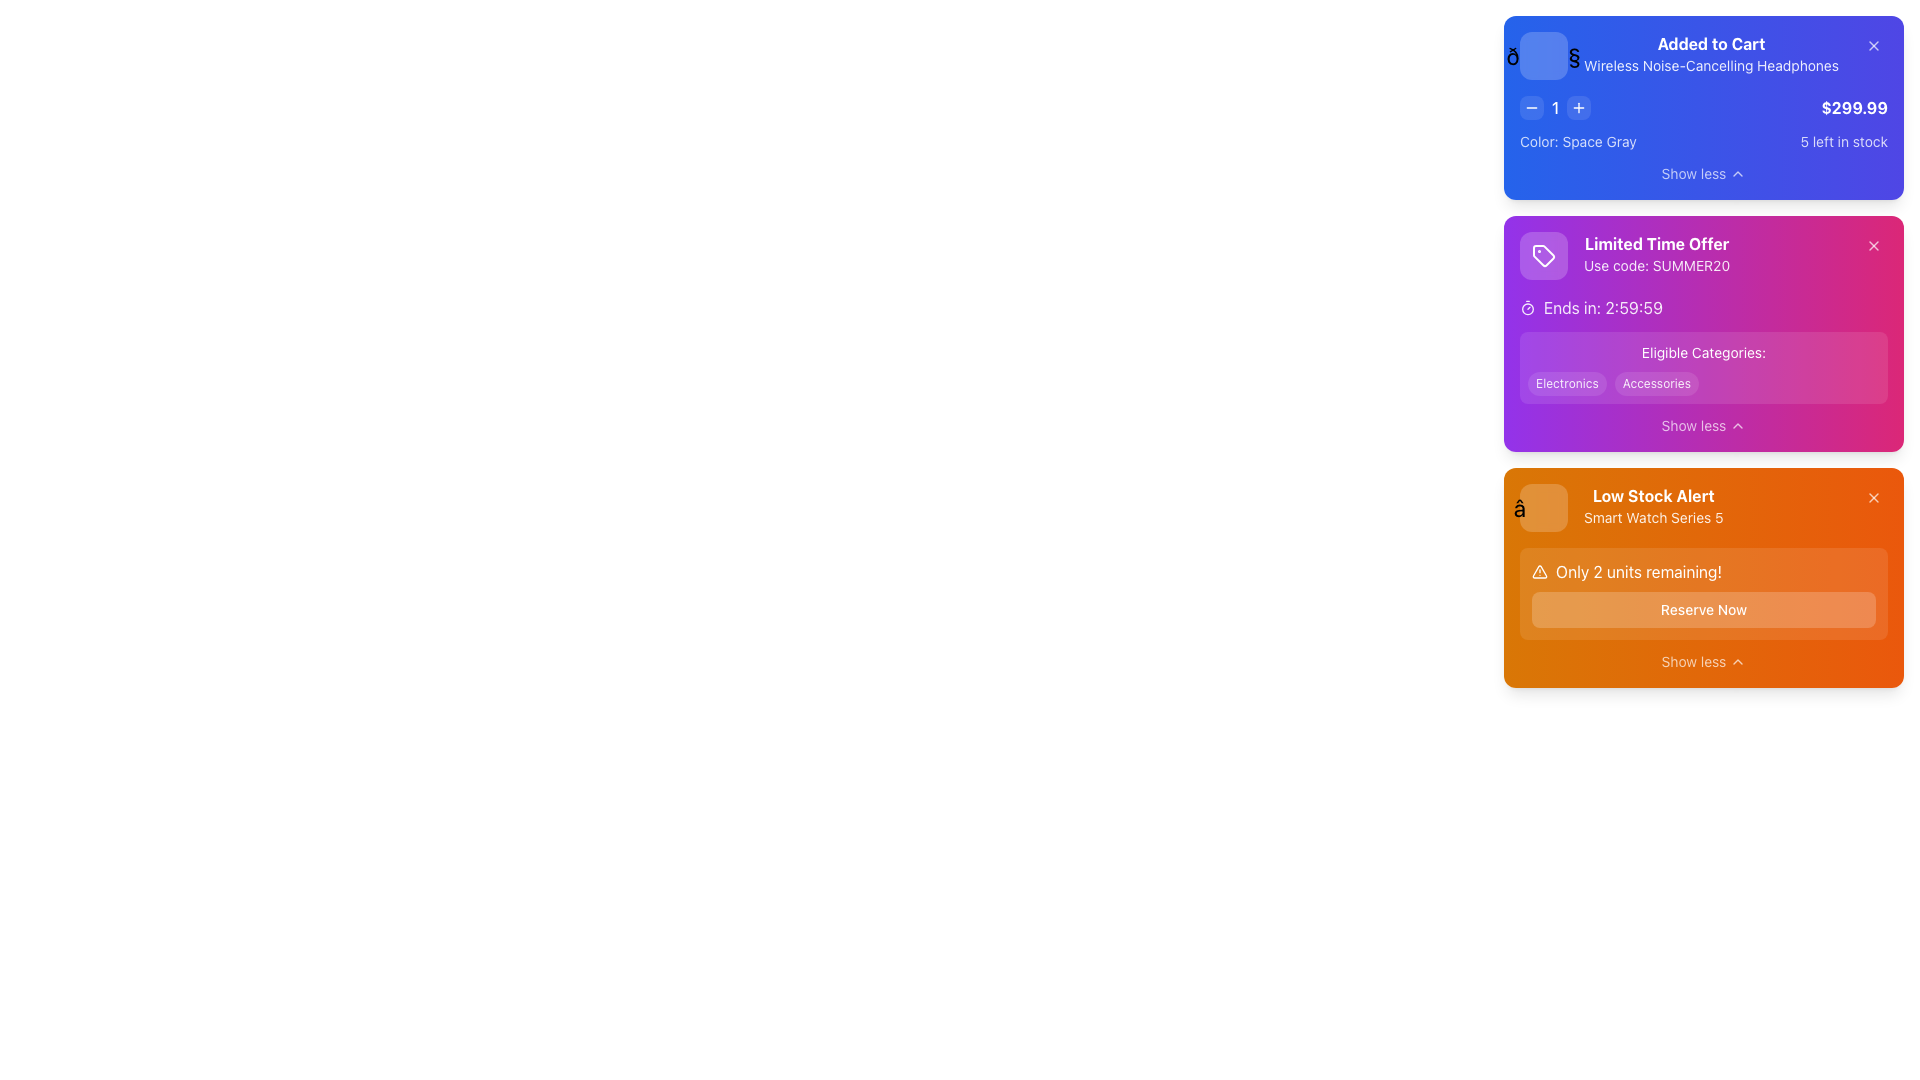 The width and height of the screenshot is (1920, 1080). What do you see at coordinates (1710, 55) in the screenshot?
I see `the topmost notification text label indicating that the Wireless Noise-Cancelling Headphones have been successfully added to the cart` at bounding box center [1710, 55].